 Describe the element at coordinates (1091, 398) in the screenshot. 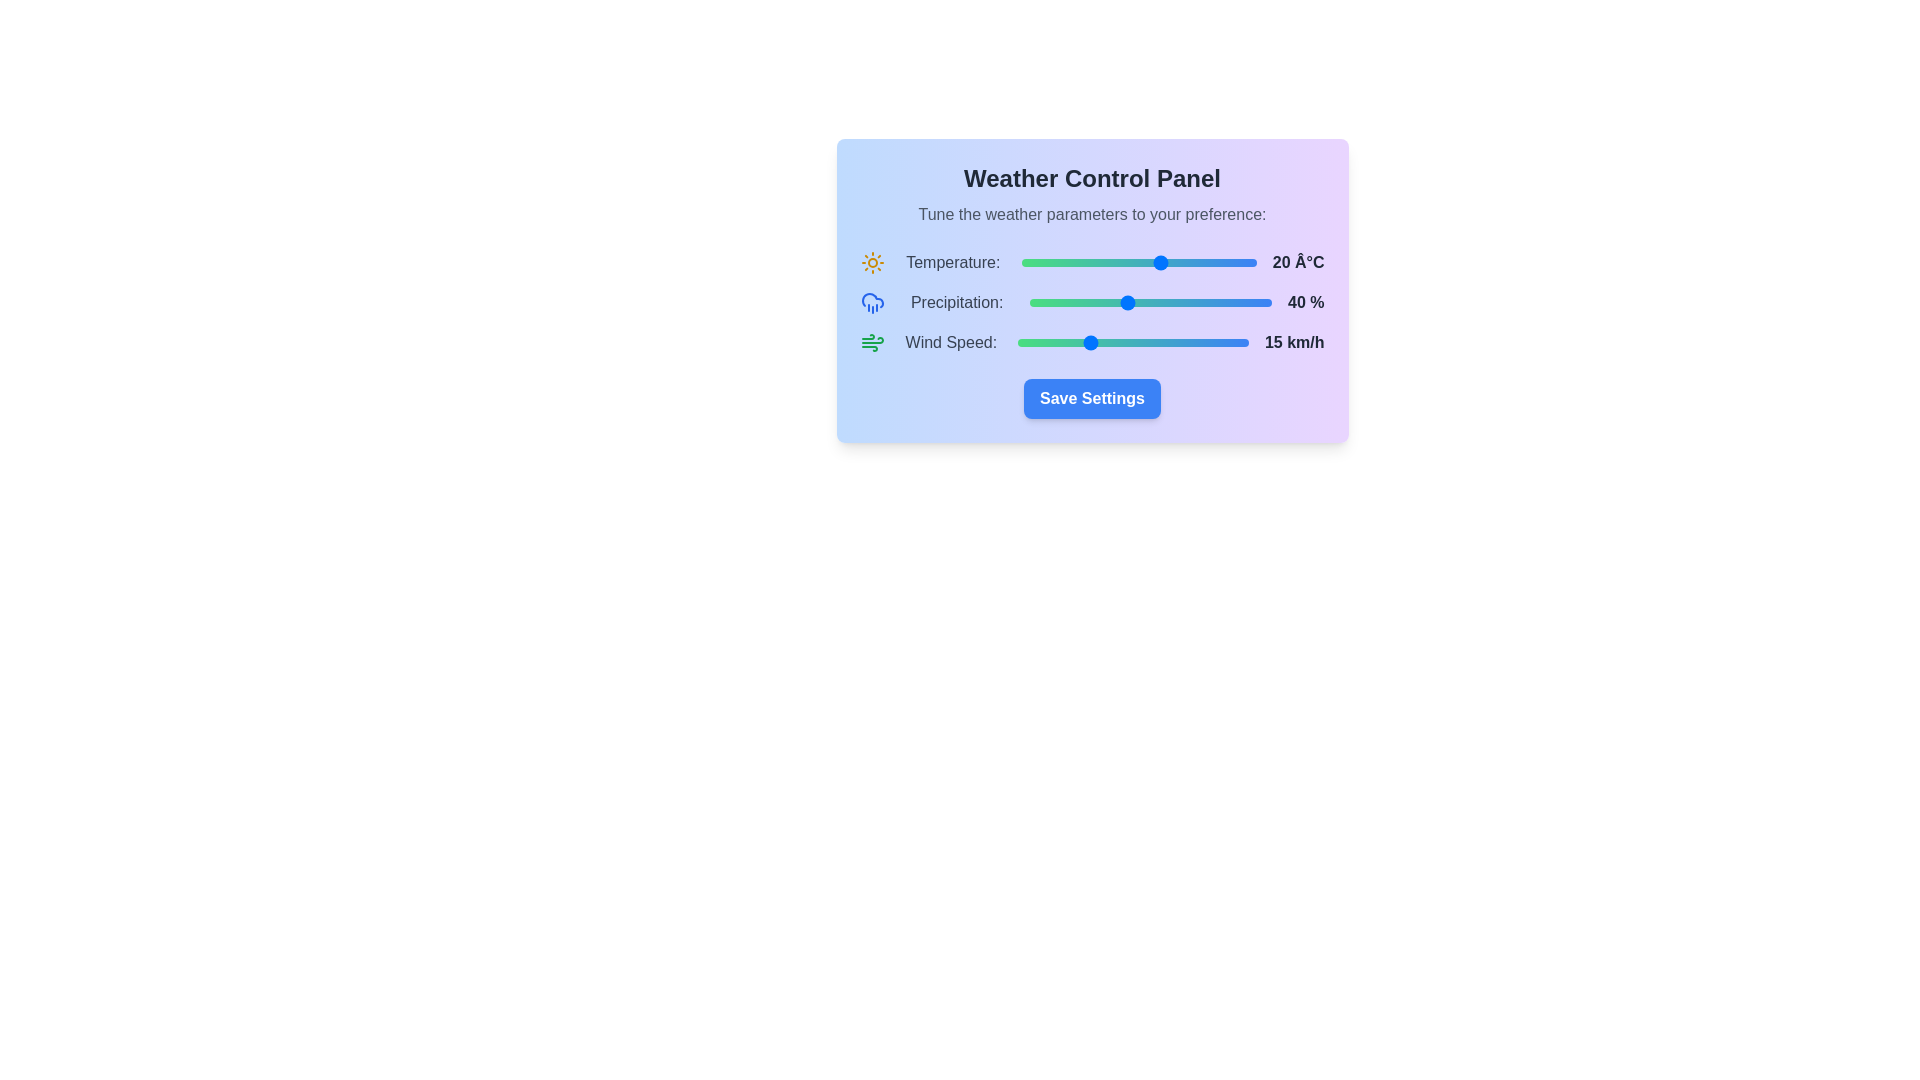

I see `the 'Save Settings' button in the Weather Control Panel` at that location.